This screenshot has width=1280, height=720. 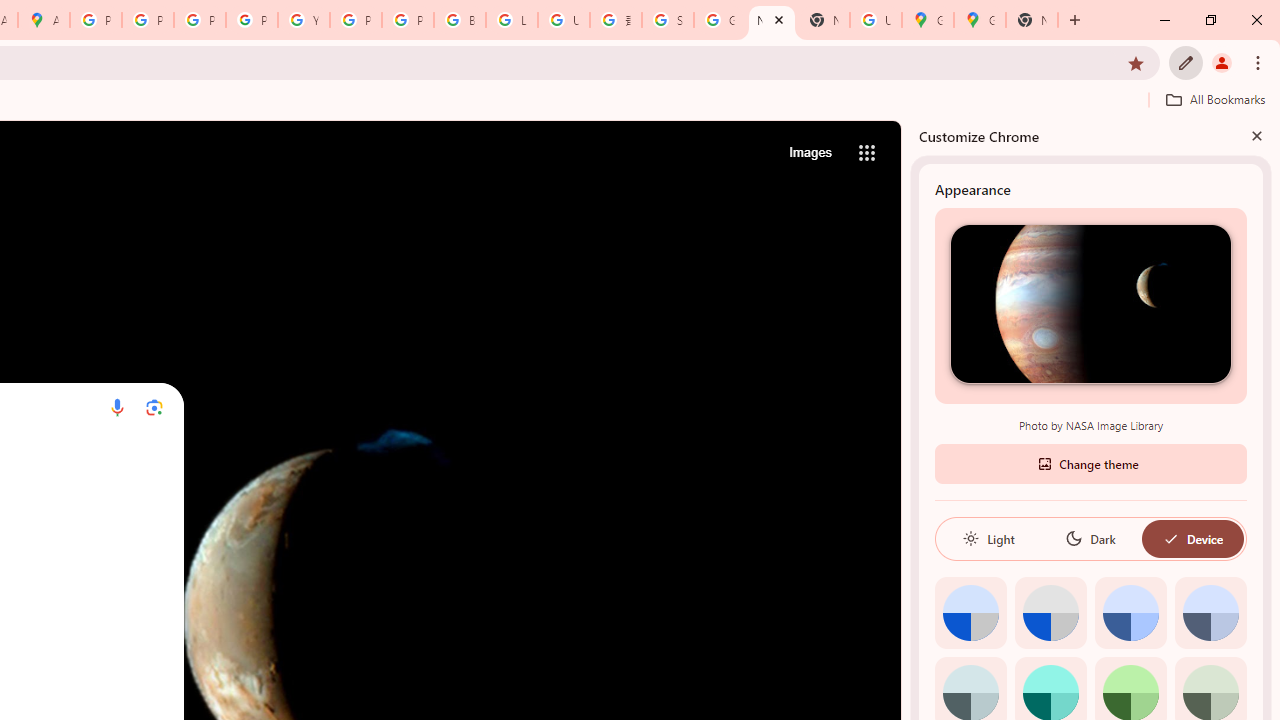 I want to click on 'All Bookmarks', so click(x=1214, y=99).